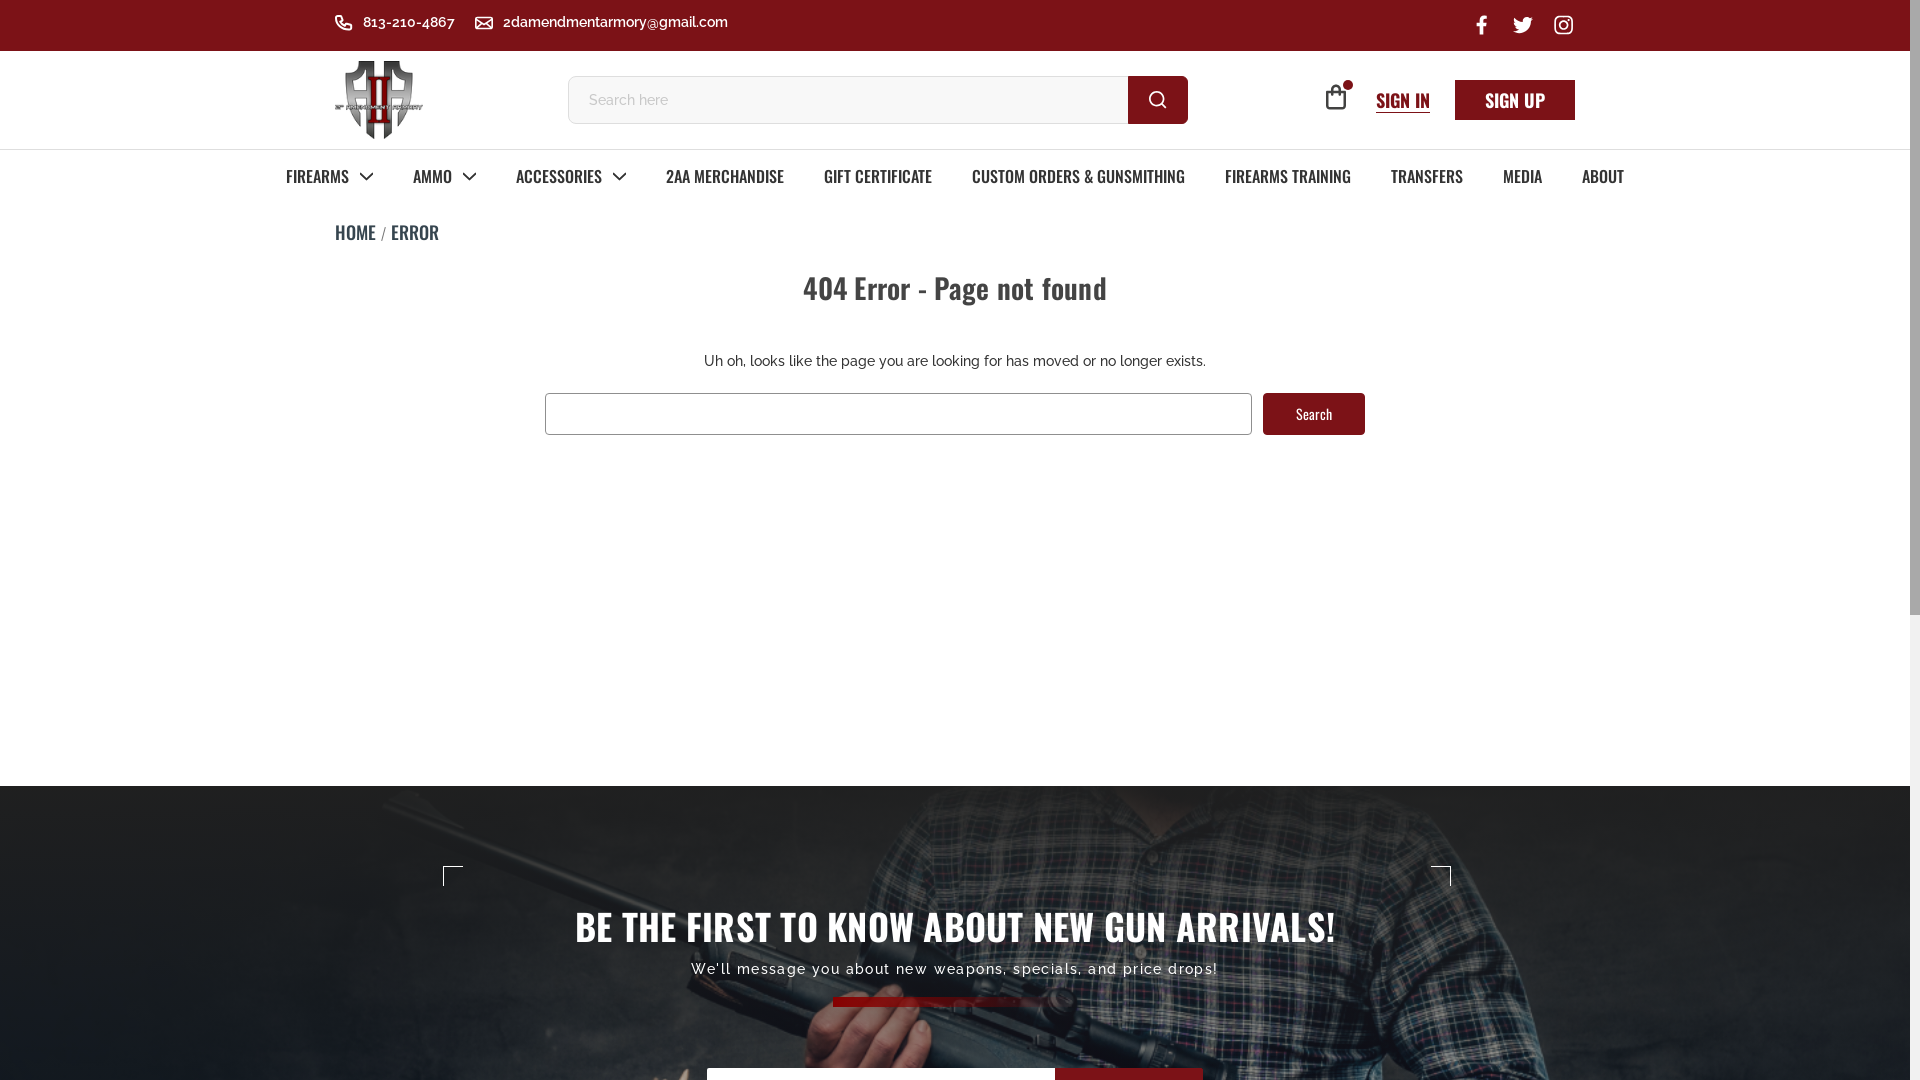 Image resolution: width=1920 pixels, height=1080 pixels. Describe the element at coordinates (1603, 175) in the screenshot. I see `'ABOUT'` at that location.